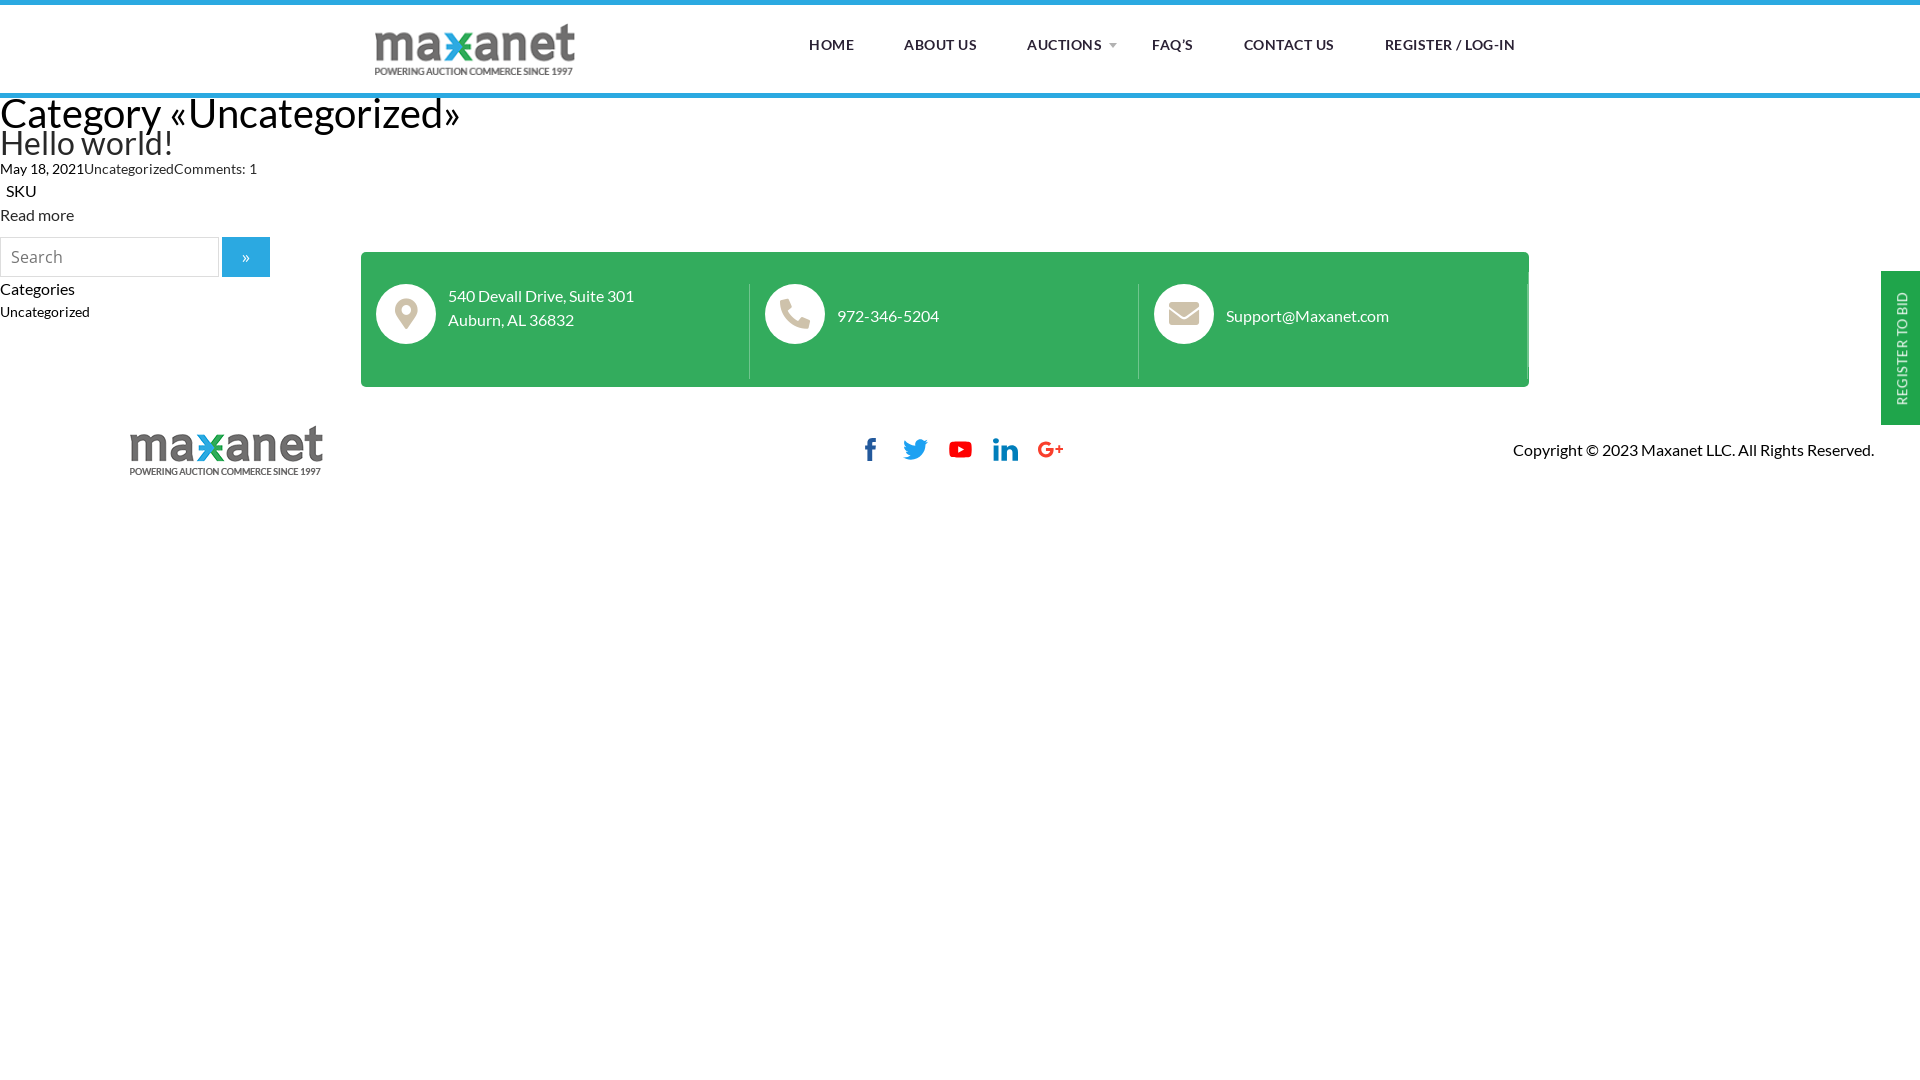 This screenshot has height=1080, width=1920. I want to click on 'CONTACT US', so click(1289, 45).